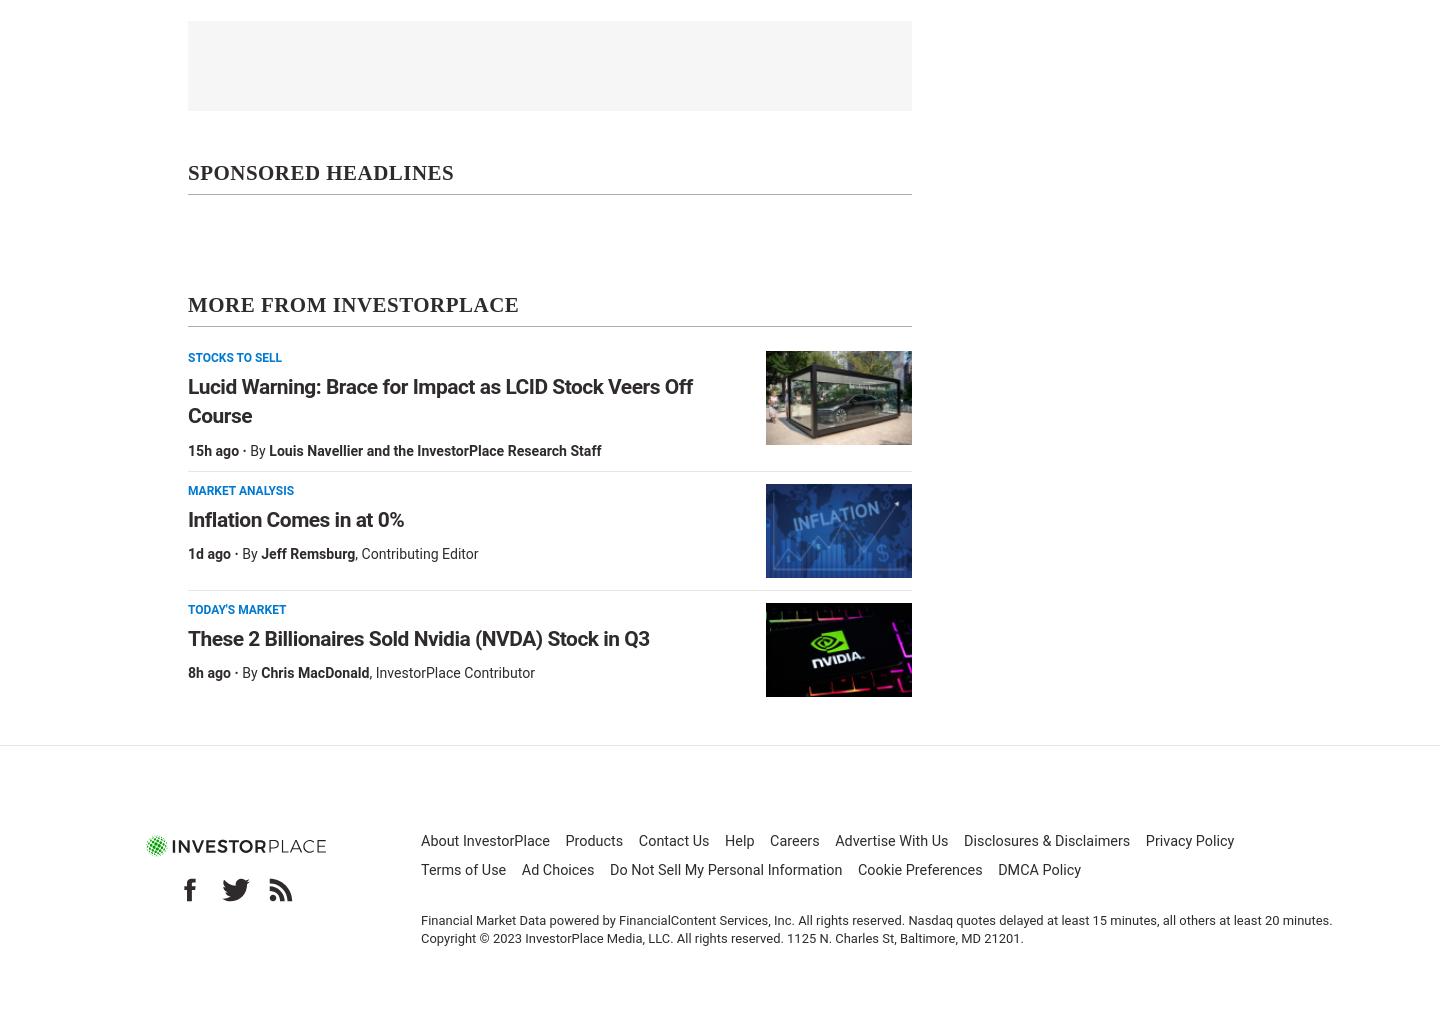  Describe the element at coordinates (188, 400) in the screenshot. I see `'Lucid Warning: Brace for Impact as LCID Stock Veers Off Course'` at that location.